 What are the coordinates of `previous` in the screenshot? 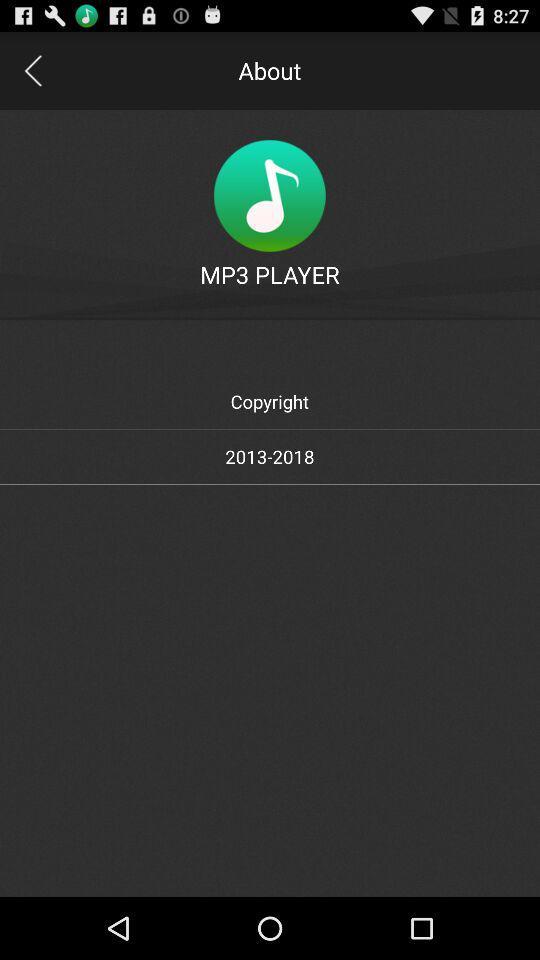 It's located at (31, 70).